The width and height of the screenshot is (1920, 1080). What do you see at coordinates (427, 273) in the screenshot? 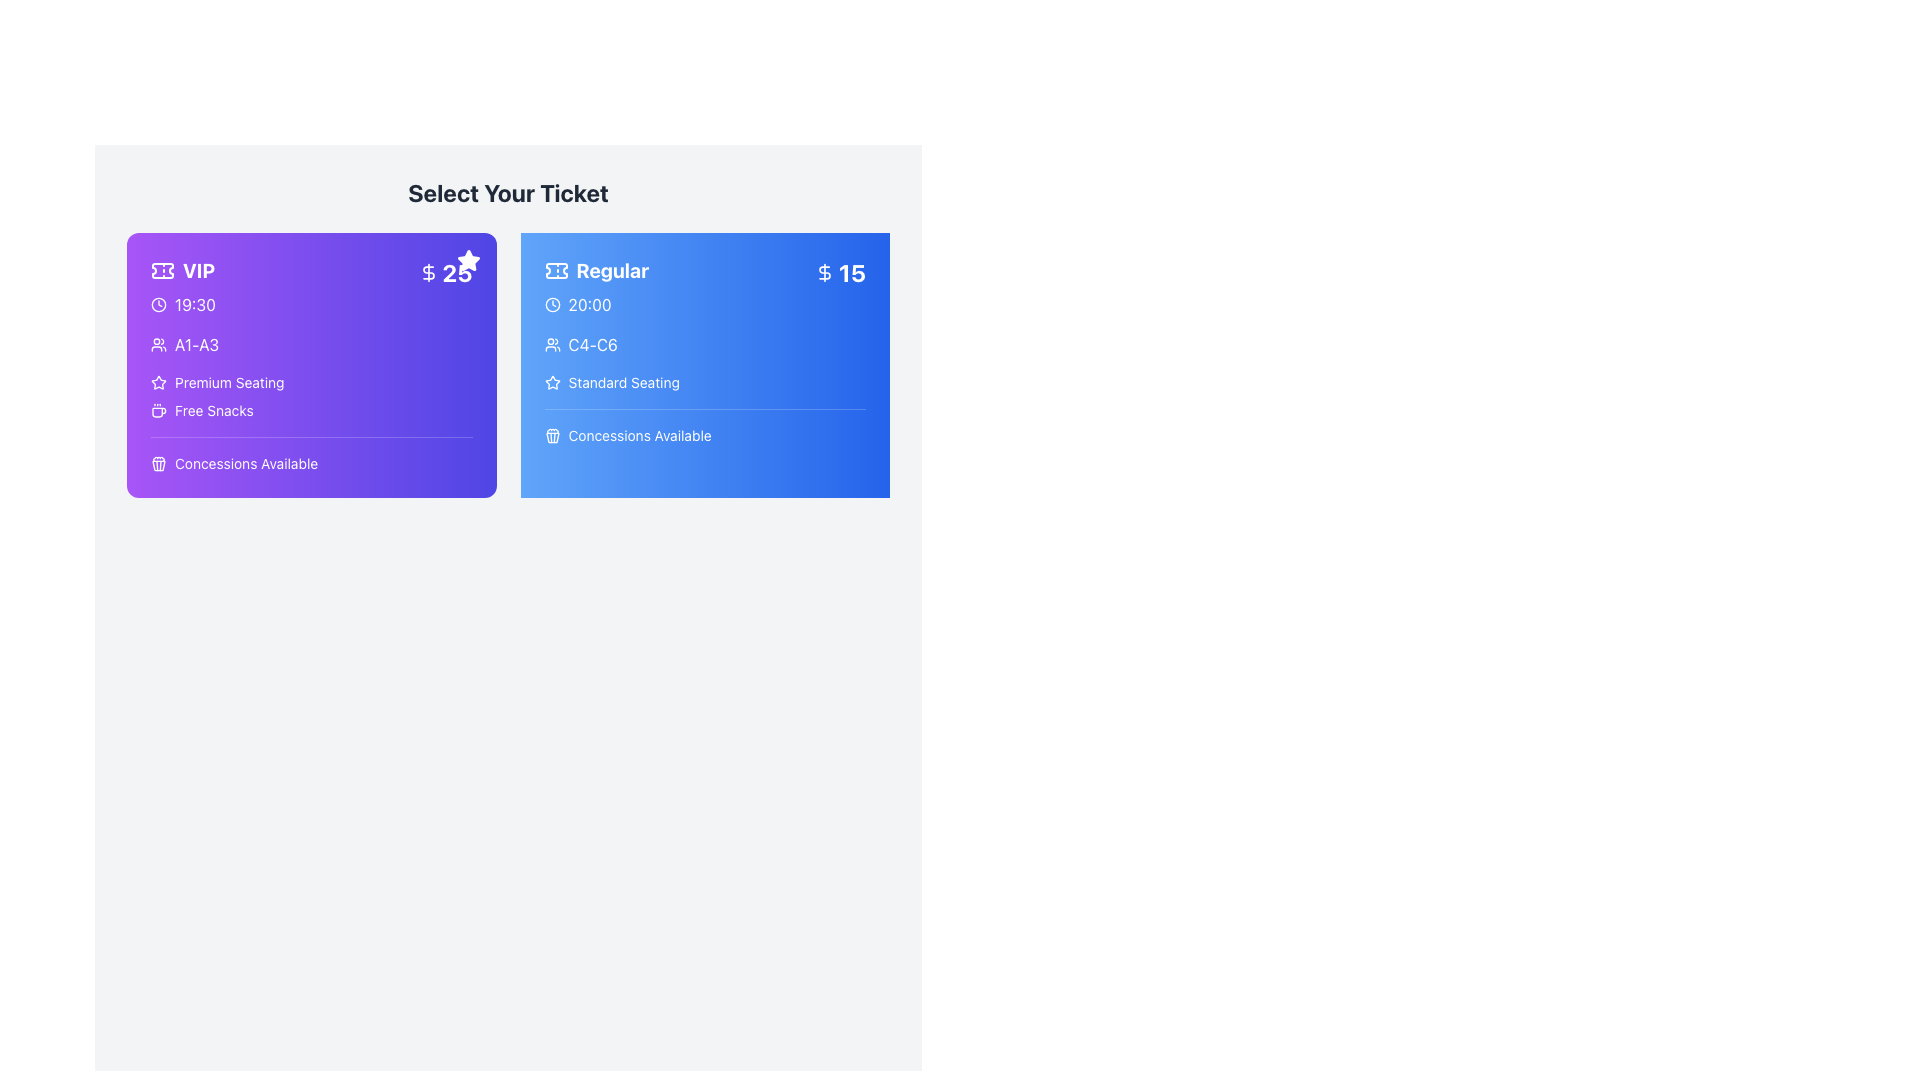
I see `the dollar sign icon, which is white on a purple background and positioned within the 'VIP' ticket selection card, located to the left of the number '25'` at bounding box center [427, 273].